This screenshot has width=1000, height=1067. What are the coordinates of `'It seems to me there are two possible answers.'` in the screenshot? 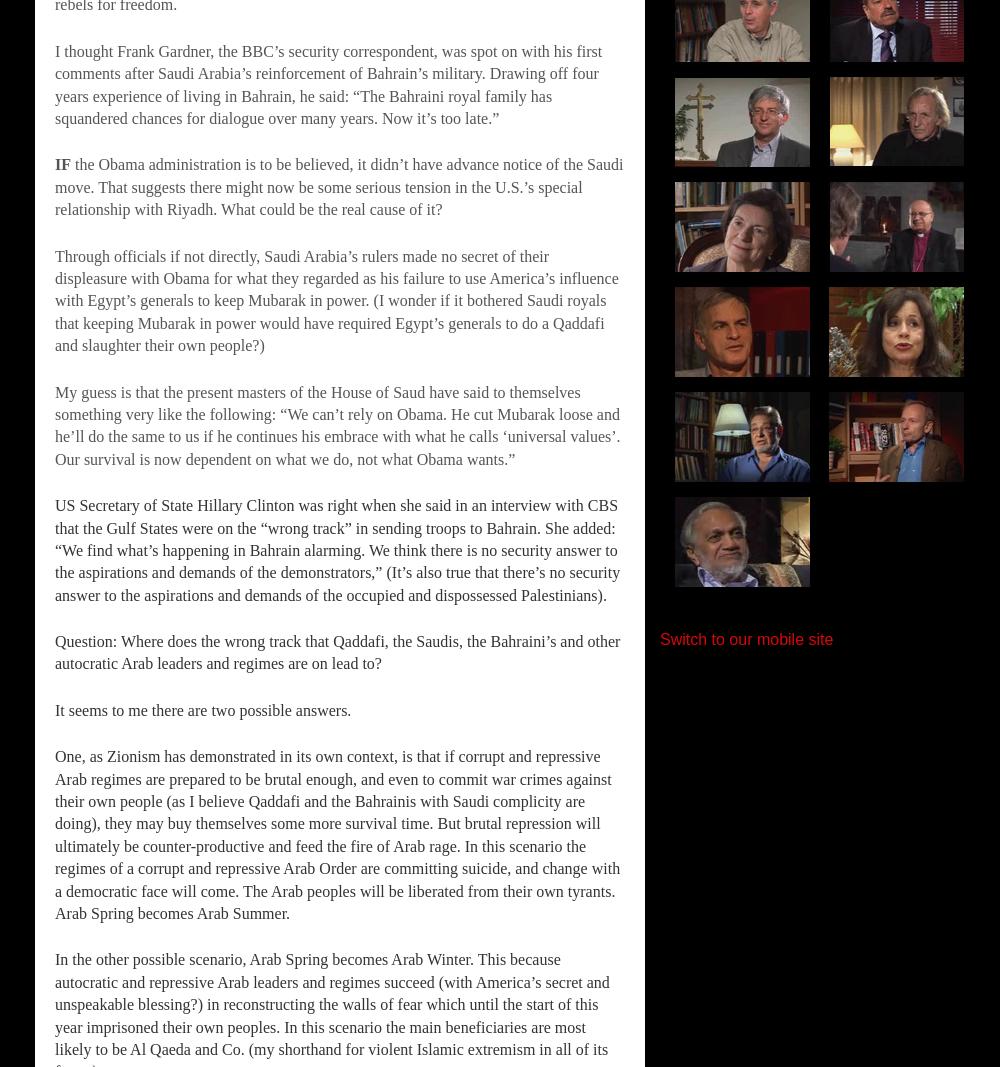 It's located at (202, 709).